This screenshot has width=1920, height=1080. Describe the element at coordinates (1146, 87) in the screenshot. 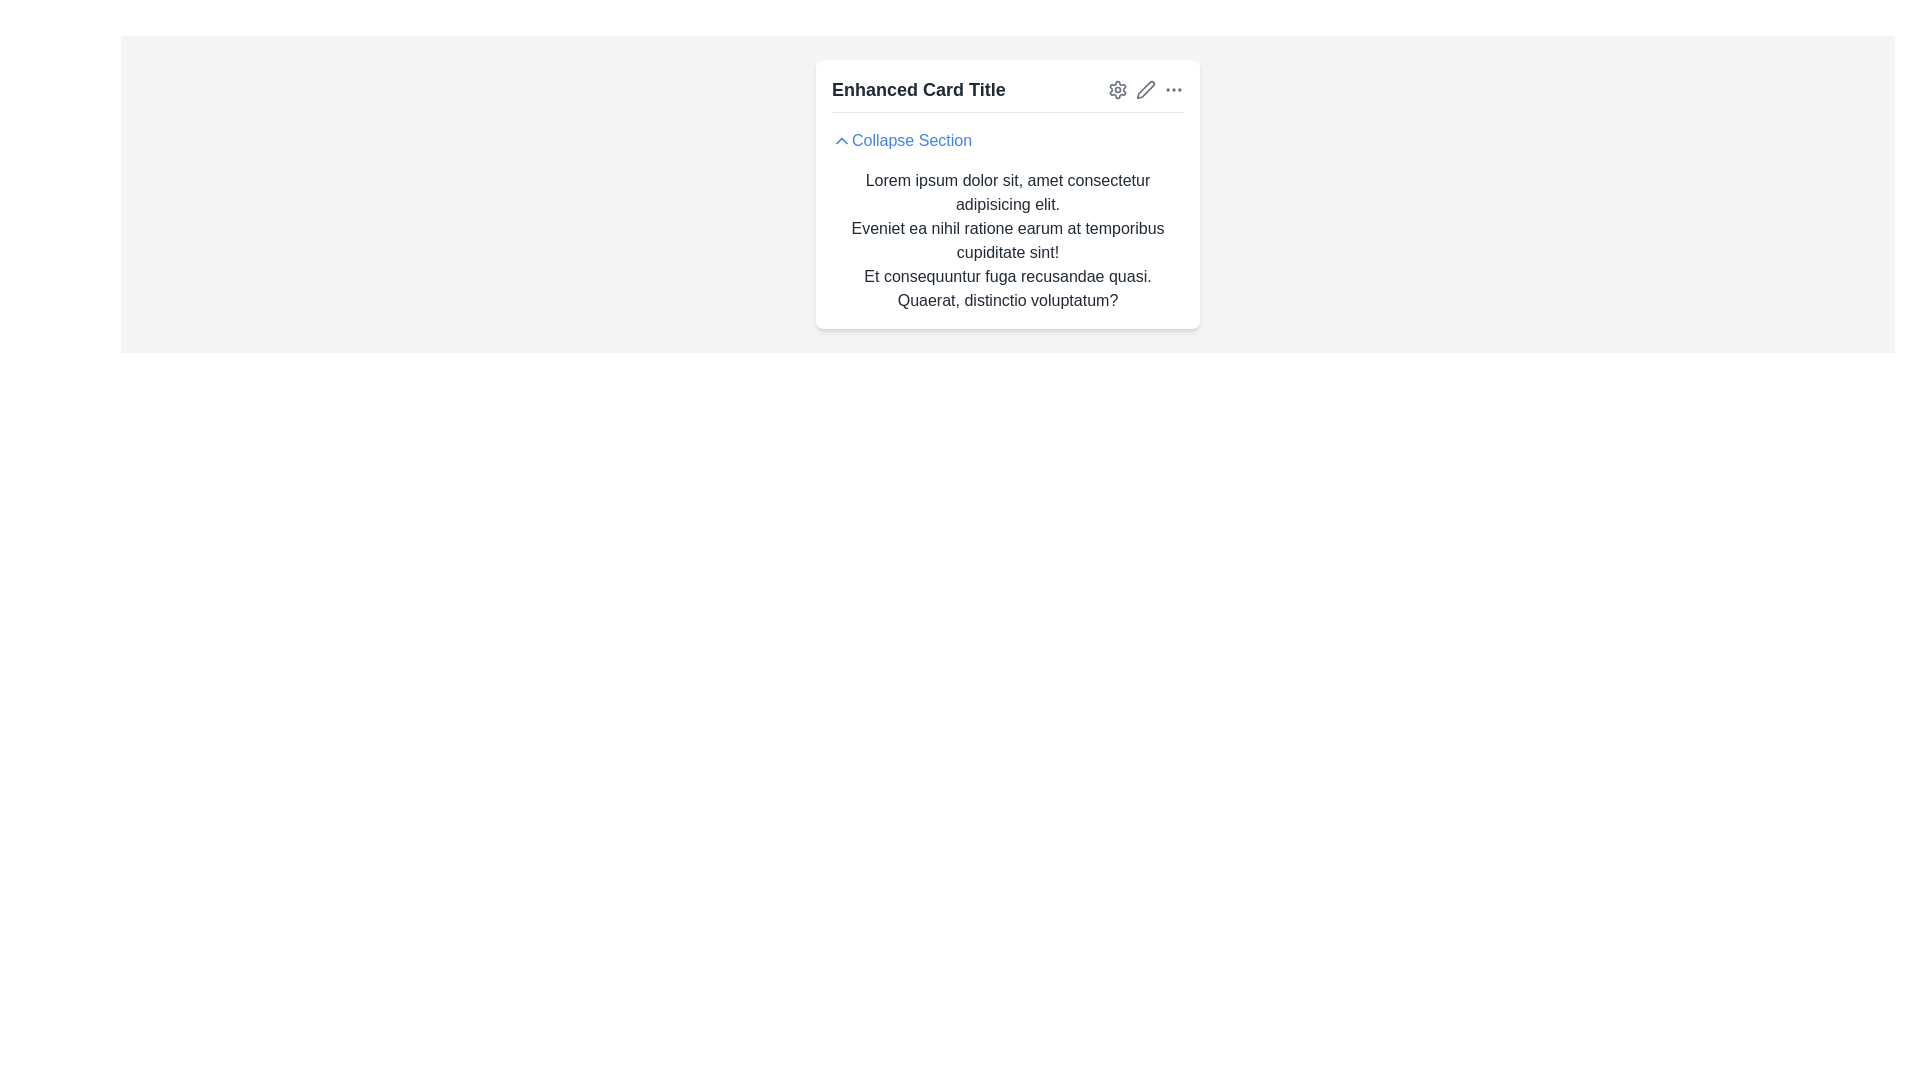

I see `the writing tool icon located in the top right corner of the 'Enhanced Card Title', which triggers an edit feature` at that location.